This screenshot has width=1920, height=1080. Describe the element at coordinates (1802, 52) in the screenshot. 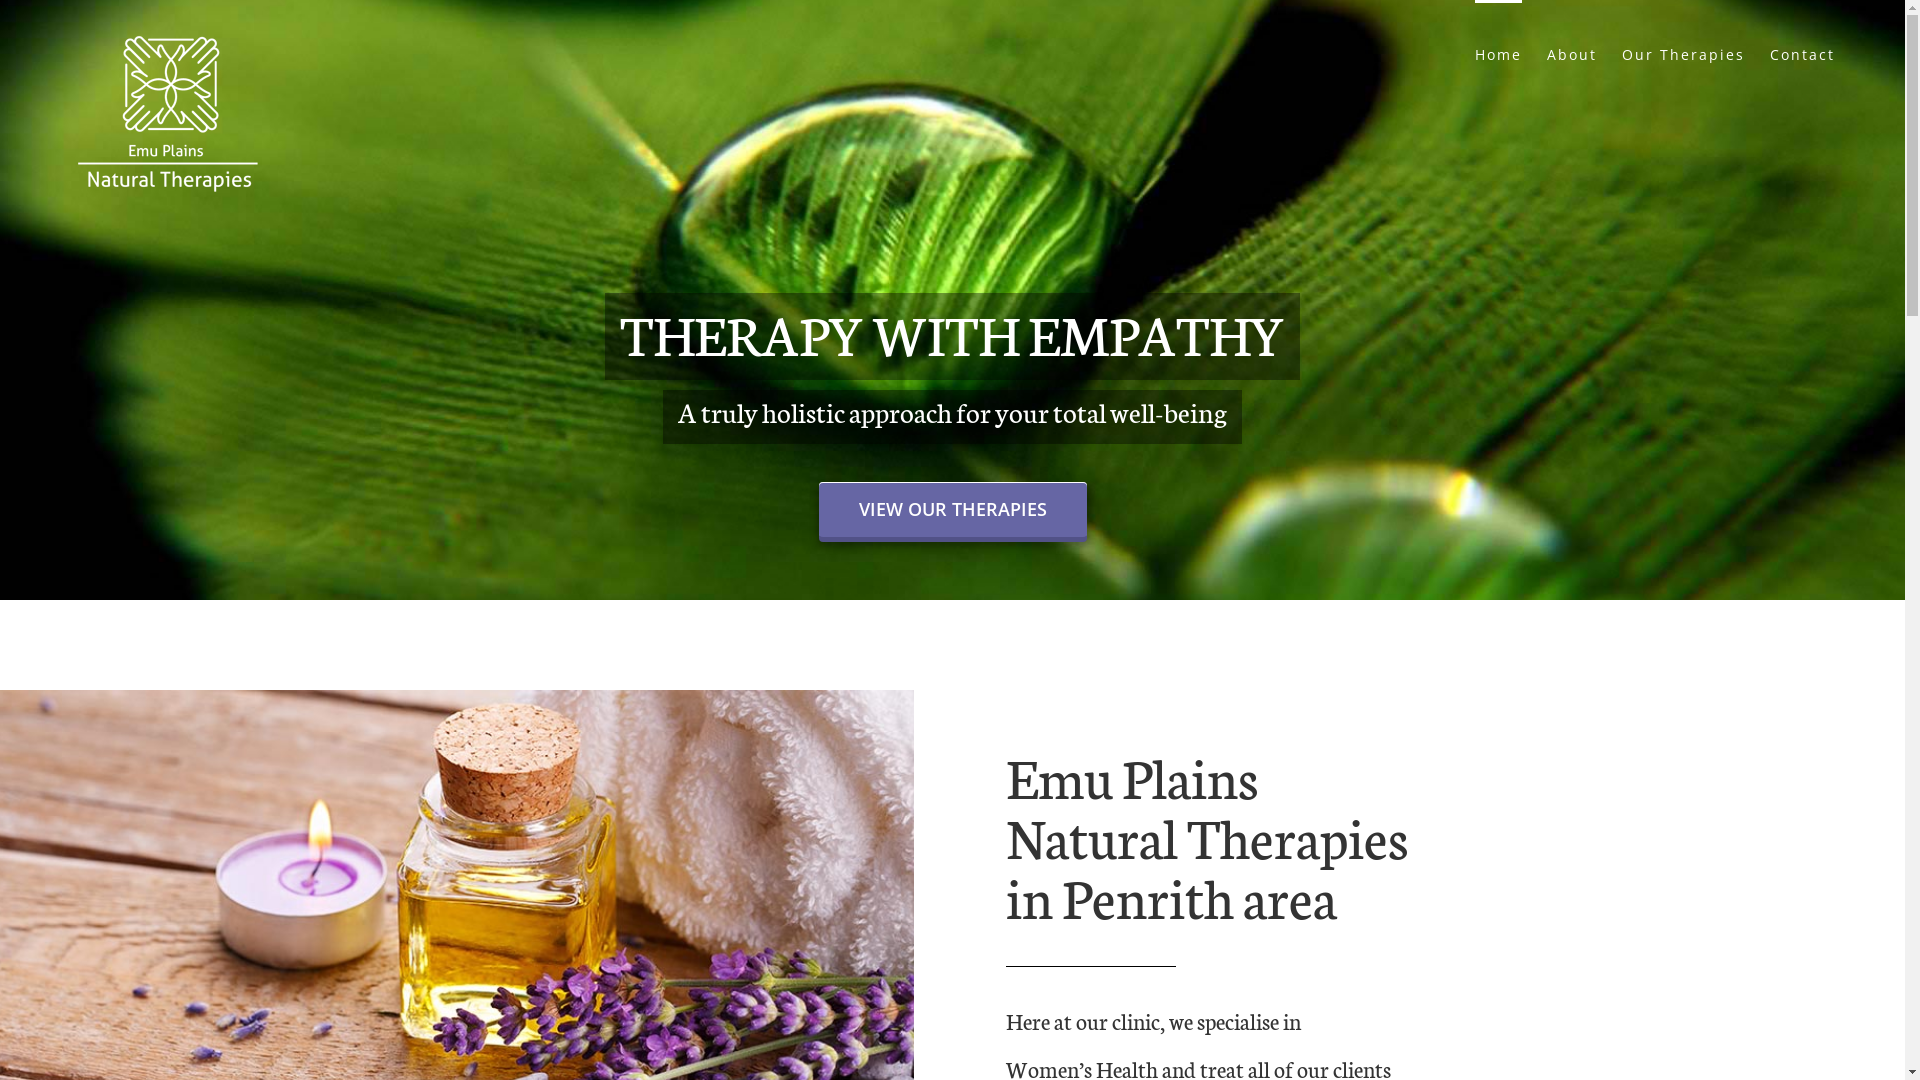

I see `'Contact'` at that location.